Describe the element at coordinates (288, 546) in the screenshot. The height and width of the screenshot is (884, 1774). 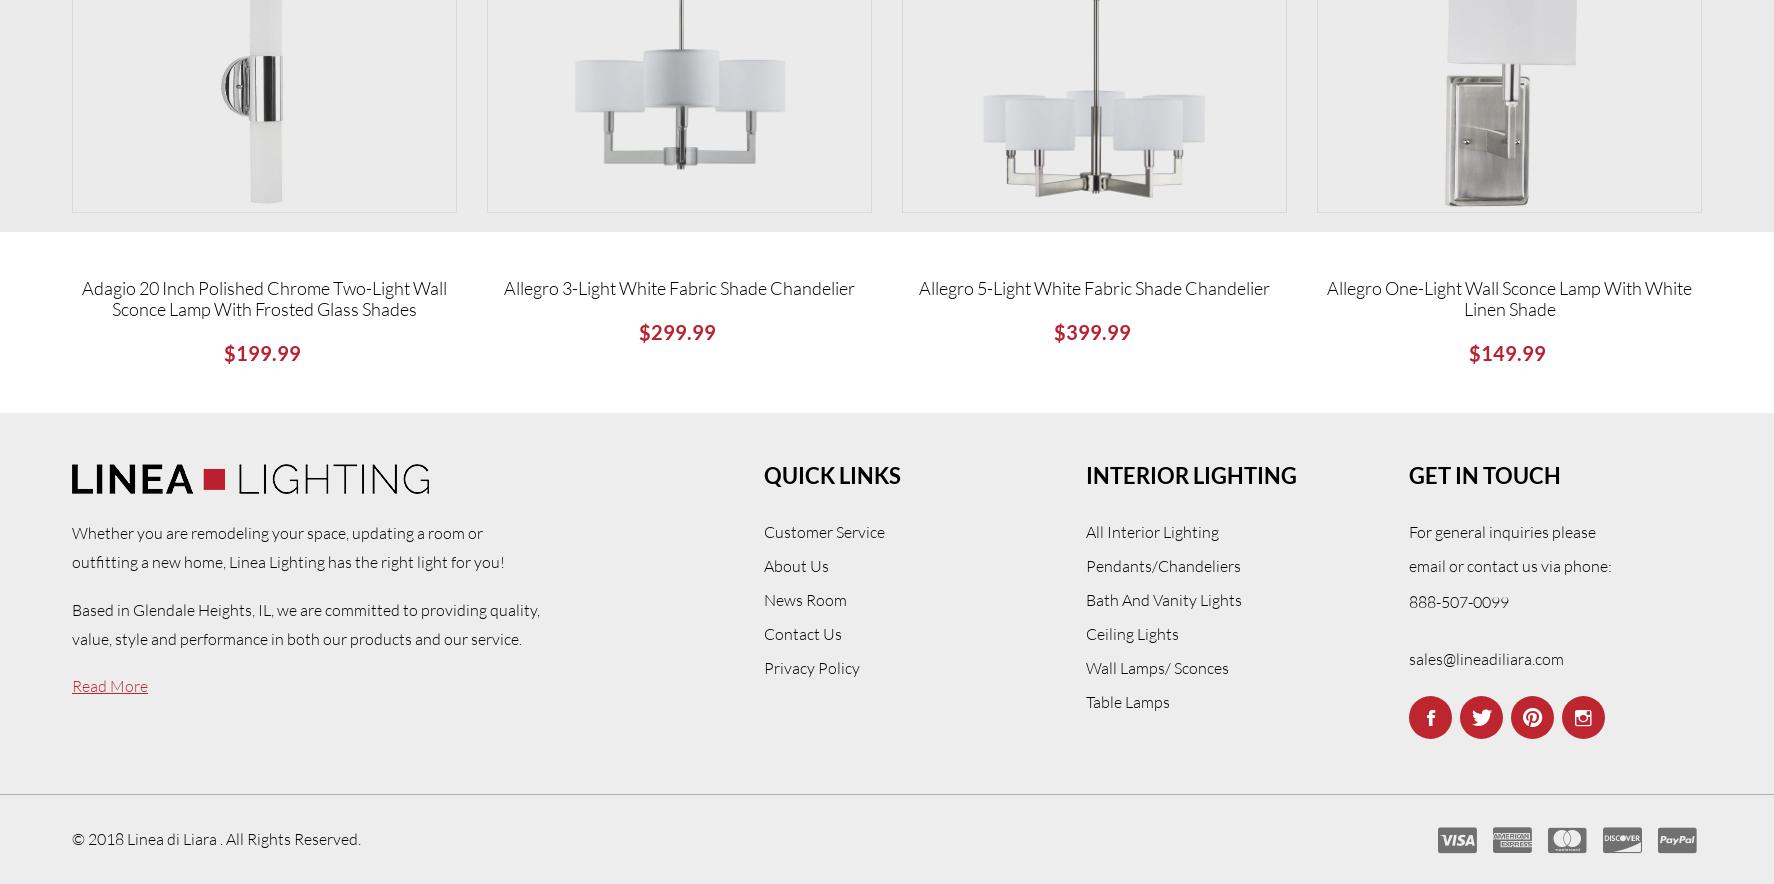
I see `'Whether you are remodeling your space, updating a room or outfitting a new home, Linea Lighting has the right light for you!'` at that location.